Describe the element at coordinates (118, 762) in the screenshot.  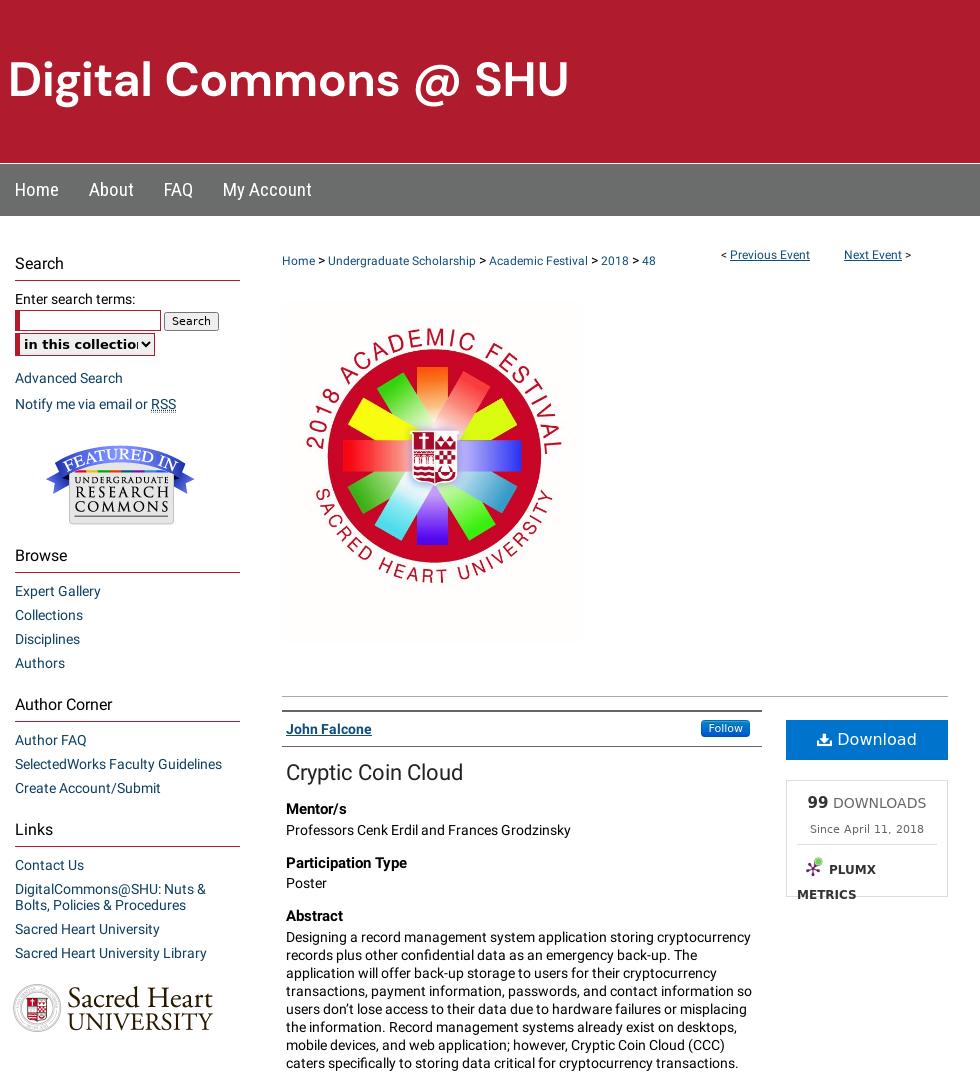
I see `'SelectedWorks Faculty Guidelines'` at that location.